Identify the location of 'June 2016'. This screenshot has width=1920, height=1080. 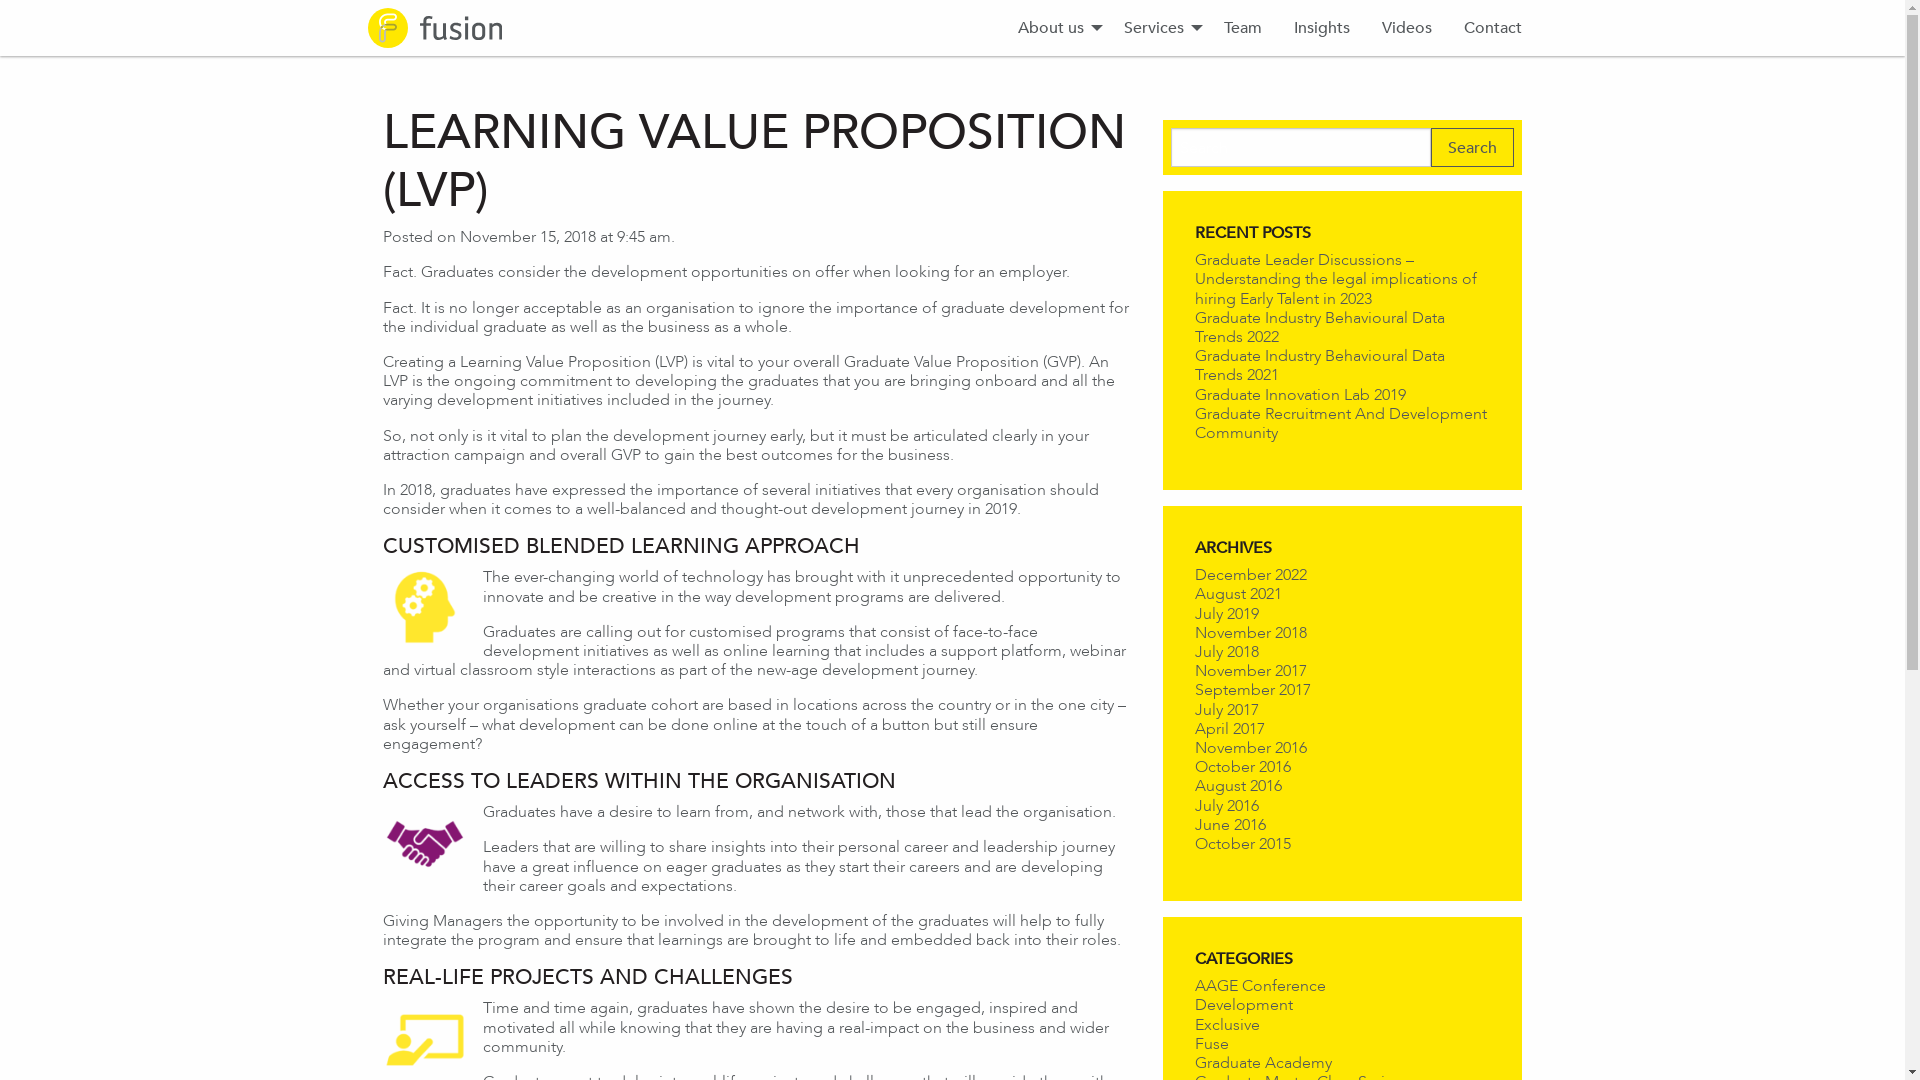
(1228, 824).